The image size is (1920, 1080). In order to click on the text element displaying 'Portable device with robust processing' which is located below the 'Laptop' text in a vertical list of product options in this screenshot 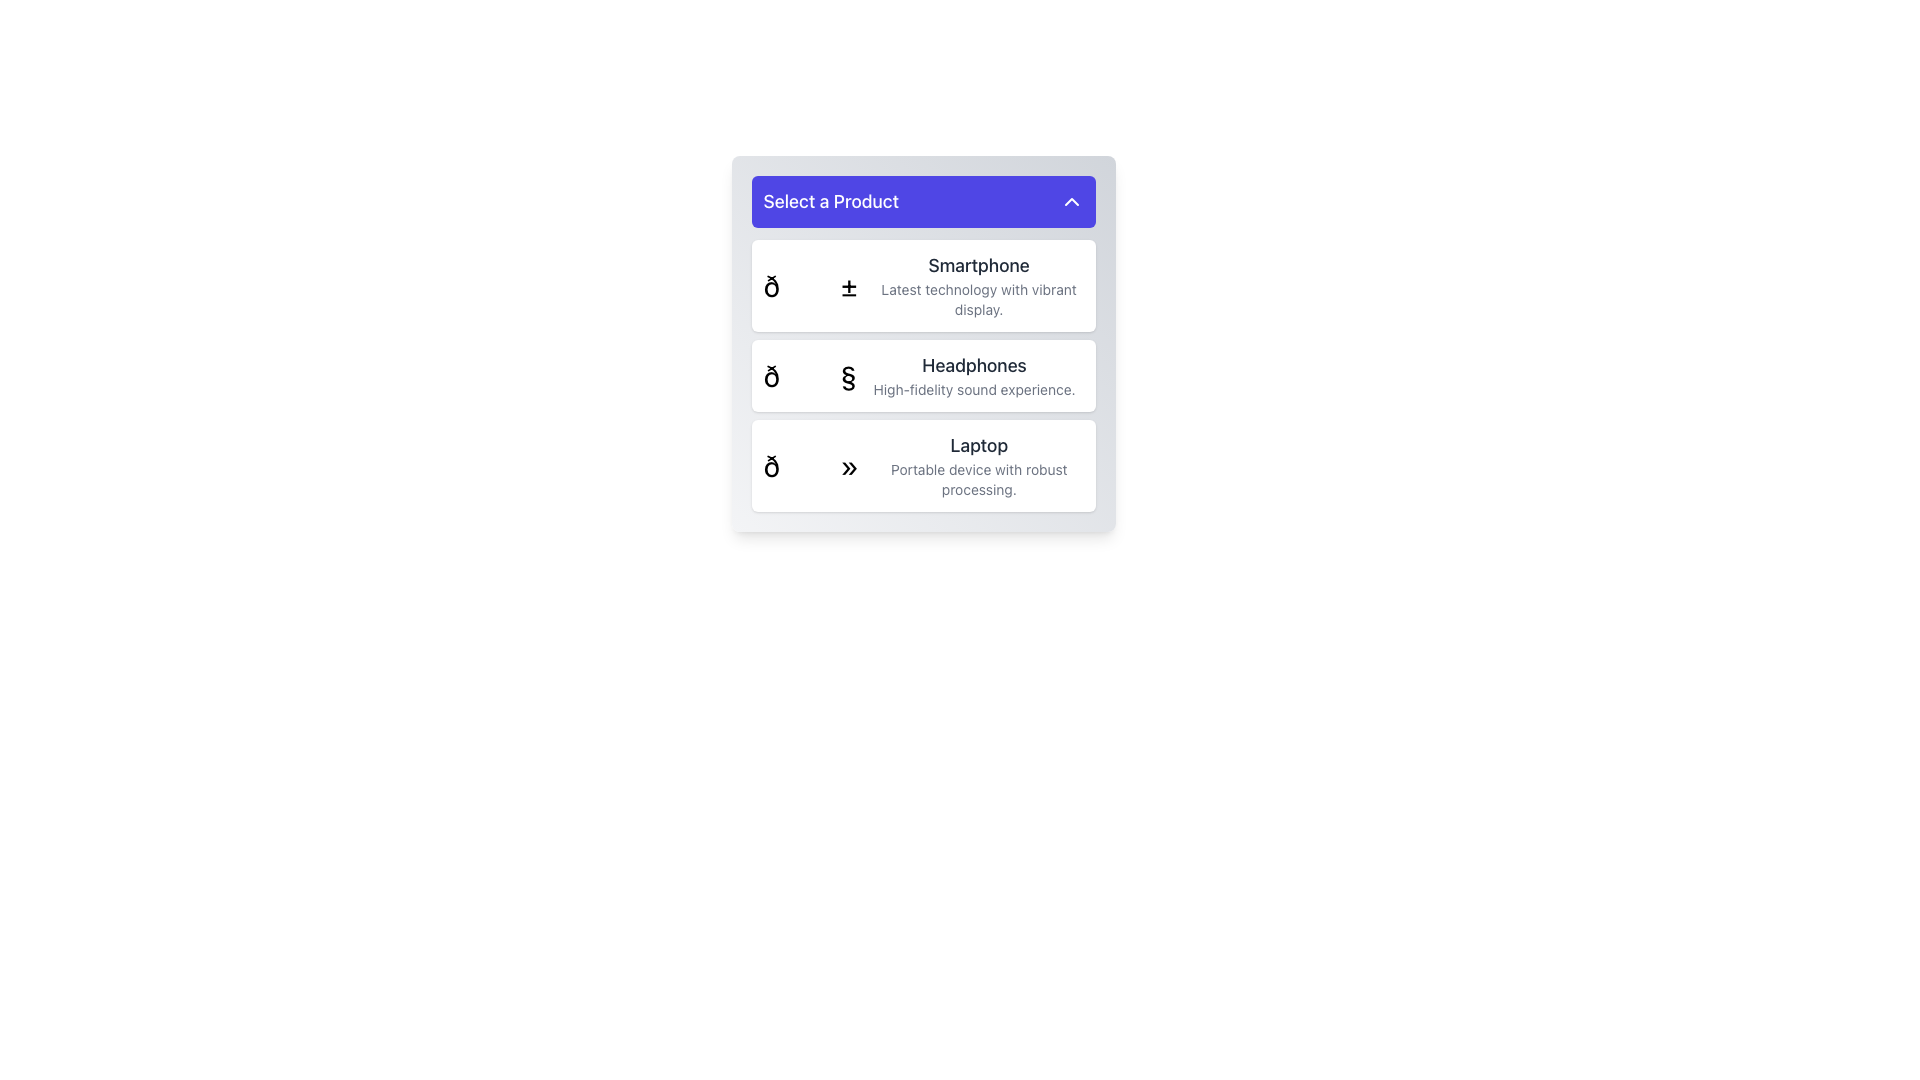, I will do `click(979, 479)`.